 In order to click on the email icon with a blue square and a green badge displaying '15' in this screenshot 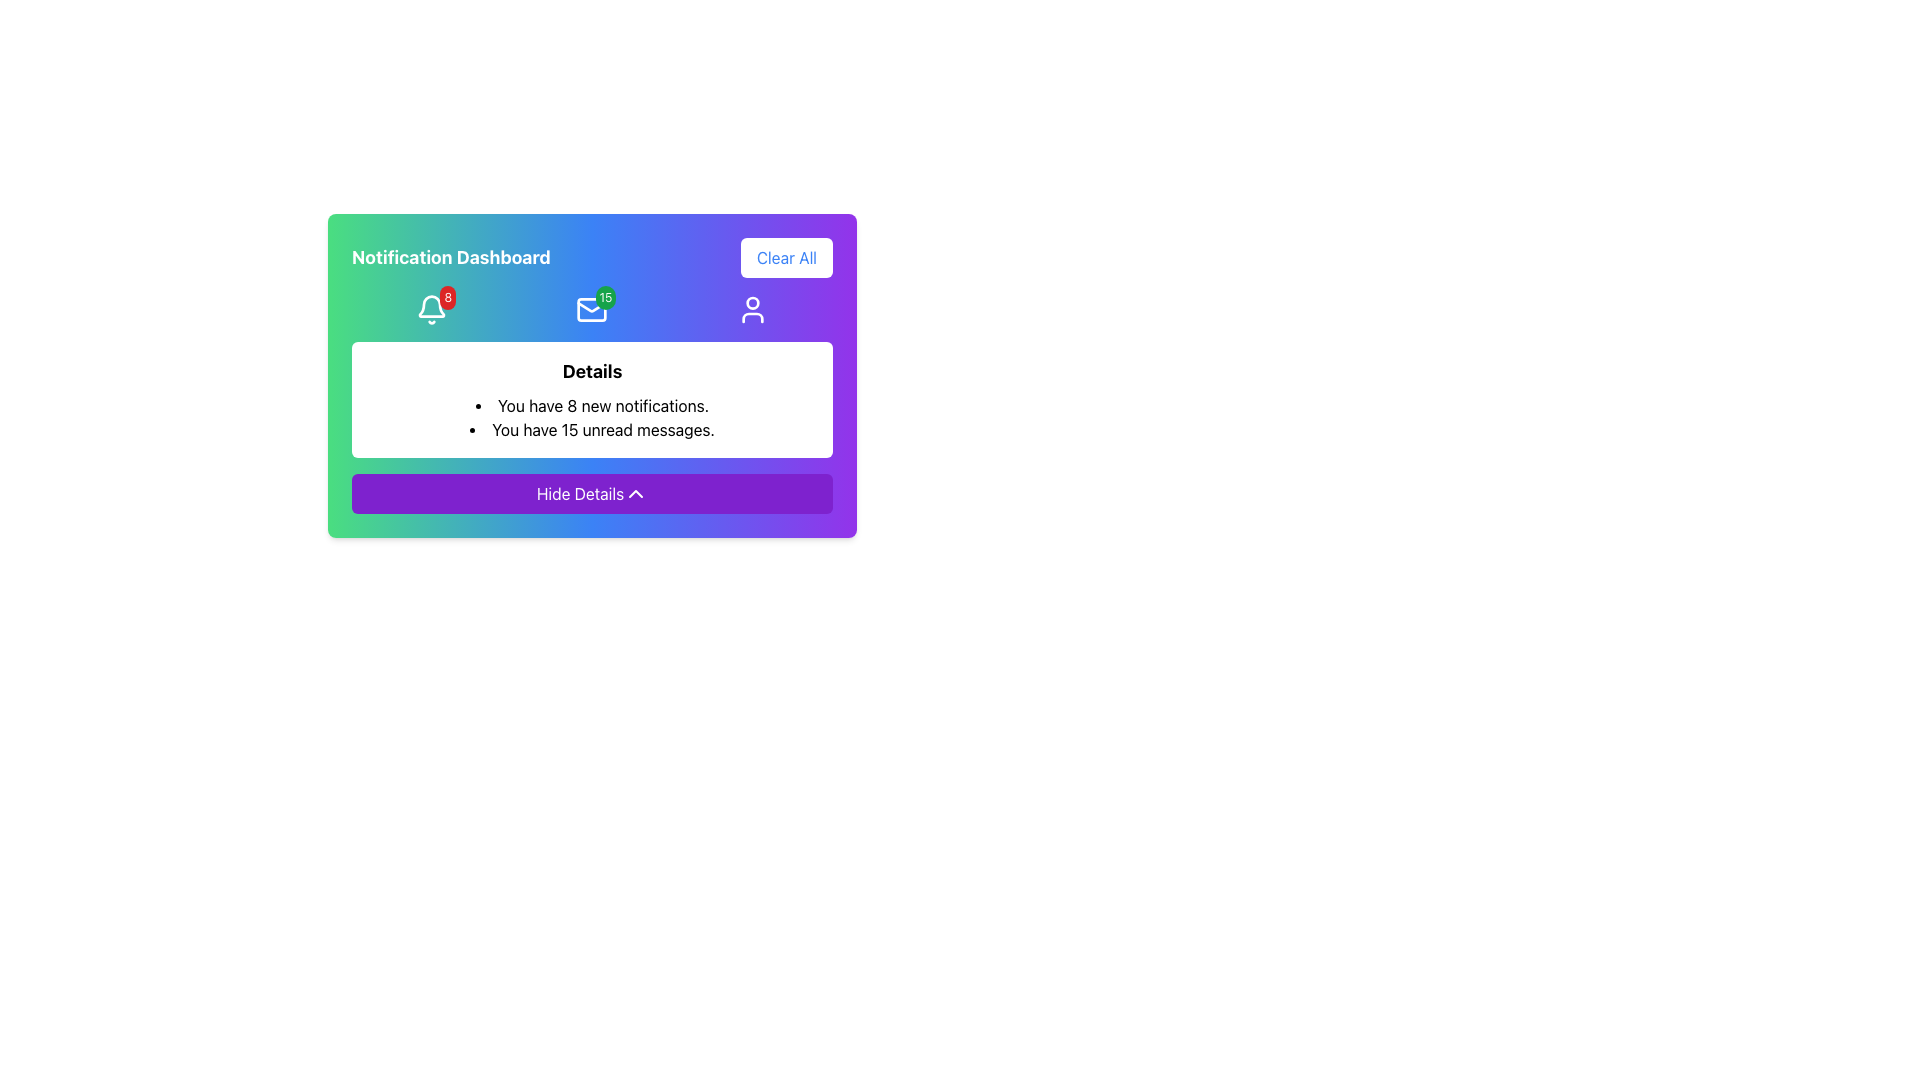, I will do `click(591, 309)`.